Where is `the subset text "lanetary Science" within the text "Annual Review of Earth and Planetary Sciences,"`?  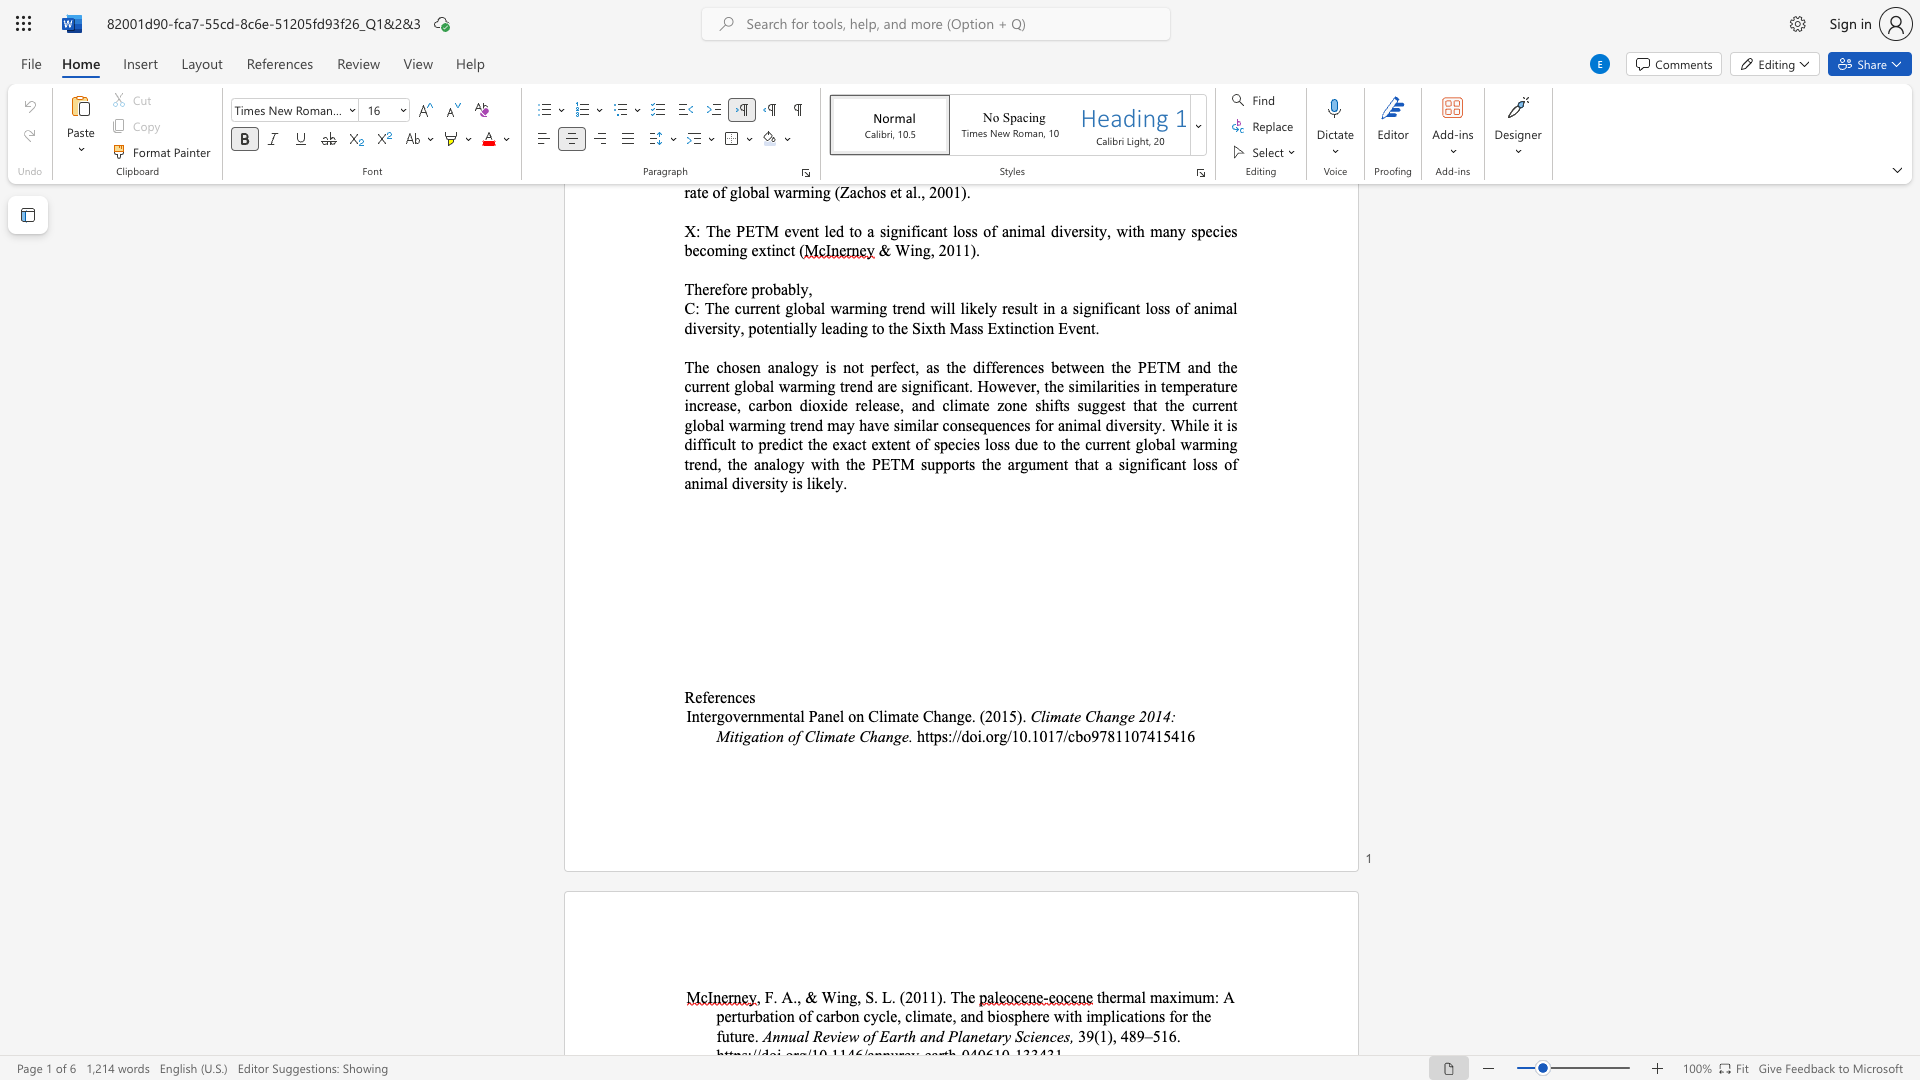
the subset text "lanetary Science" within the text "Annual Review of Earth and Planetary Sciences," is located at coordinates (956, 1035).